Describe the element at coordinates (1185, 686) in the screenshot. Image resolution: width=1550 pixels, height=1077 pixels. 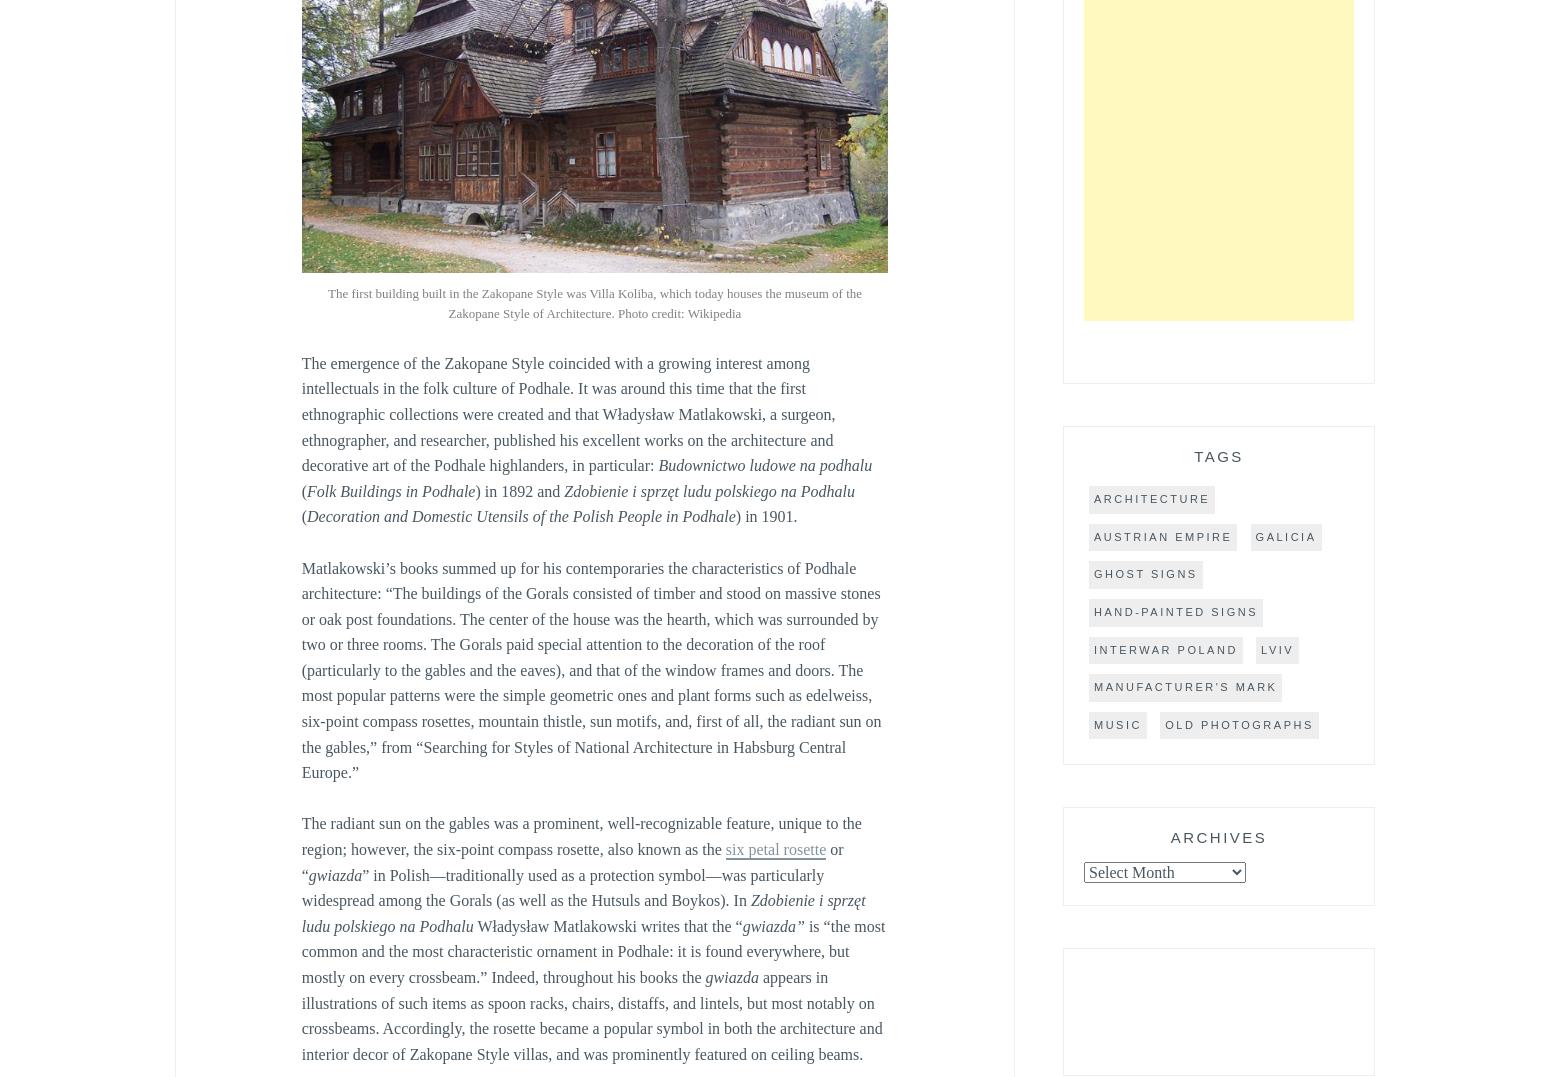
I see `'manufacturer's mark'` at that location.